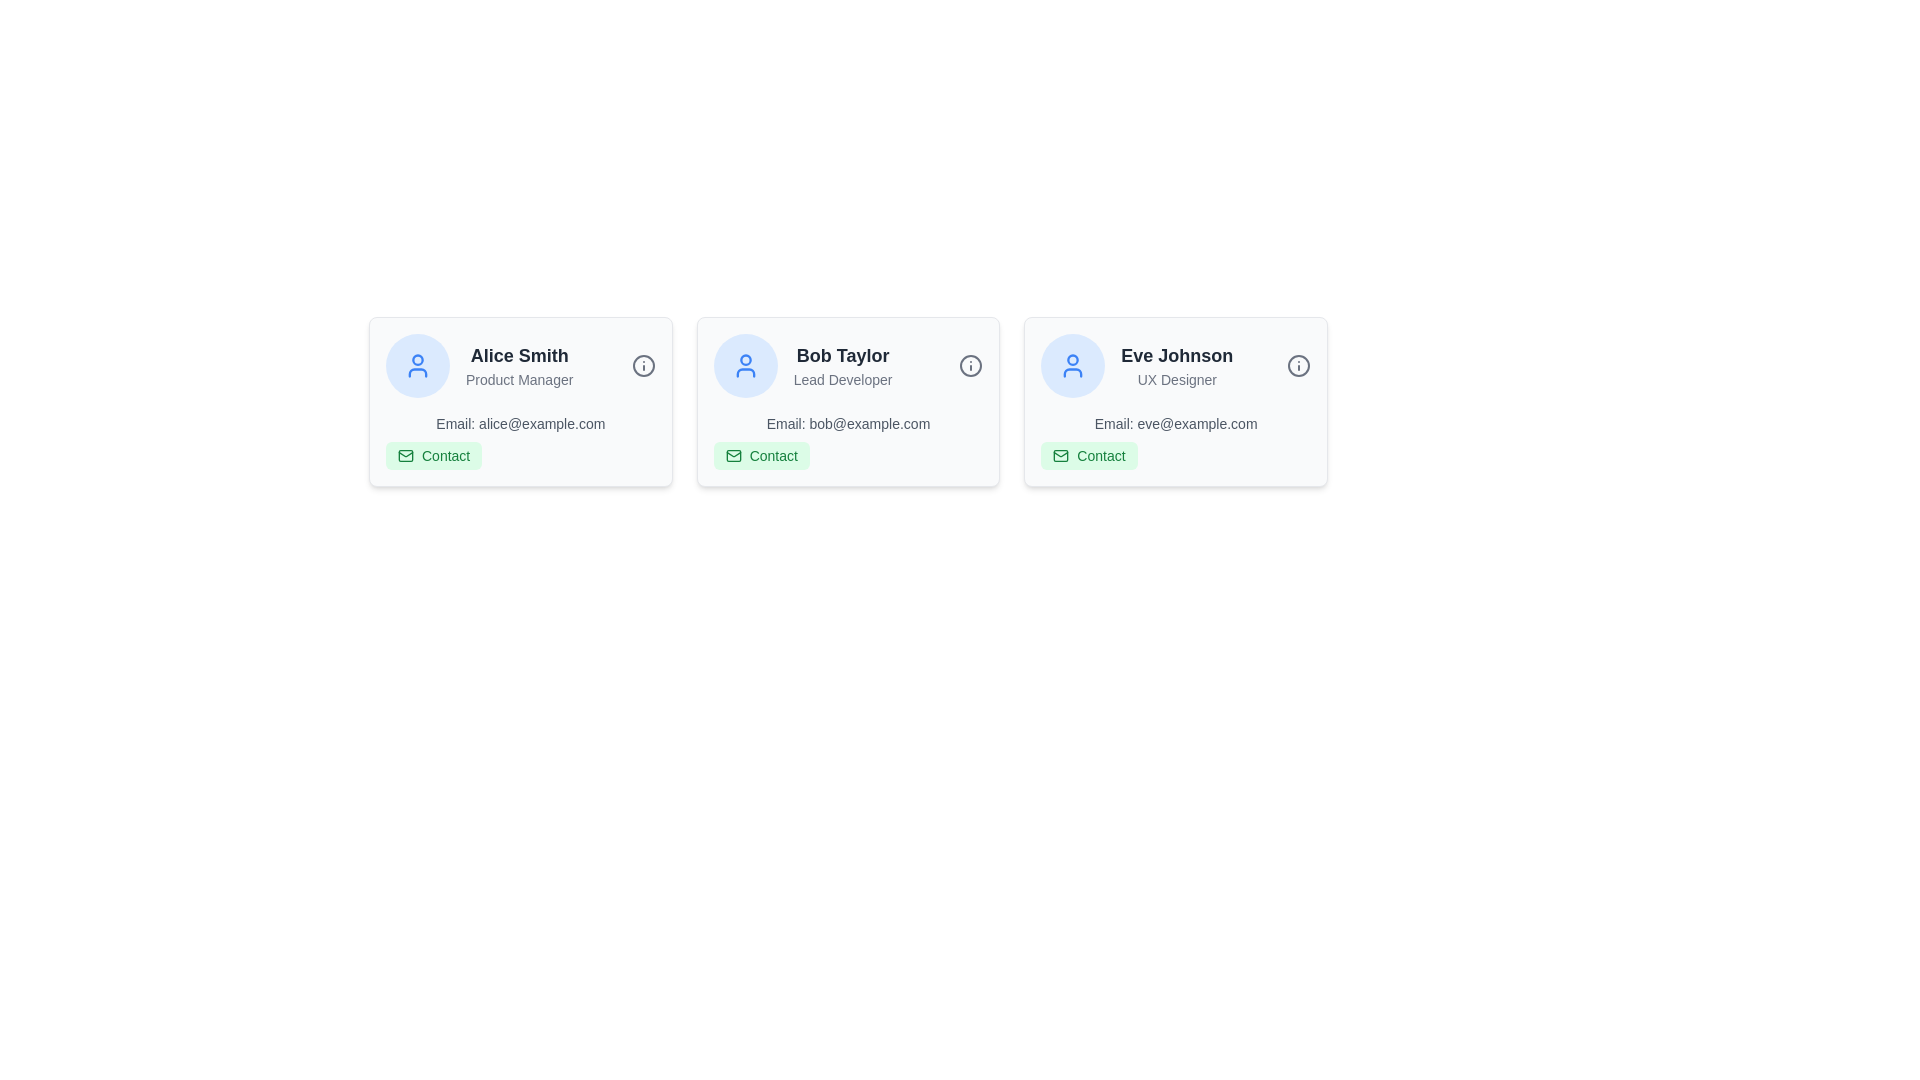  I want to click on the Profile header displaying the name 'Alice Smith' and title 'Product Manager', which includes a circular blue icon on the left and an info icon on the right, so click(520, 366).